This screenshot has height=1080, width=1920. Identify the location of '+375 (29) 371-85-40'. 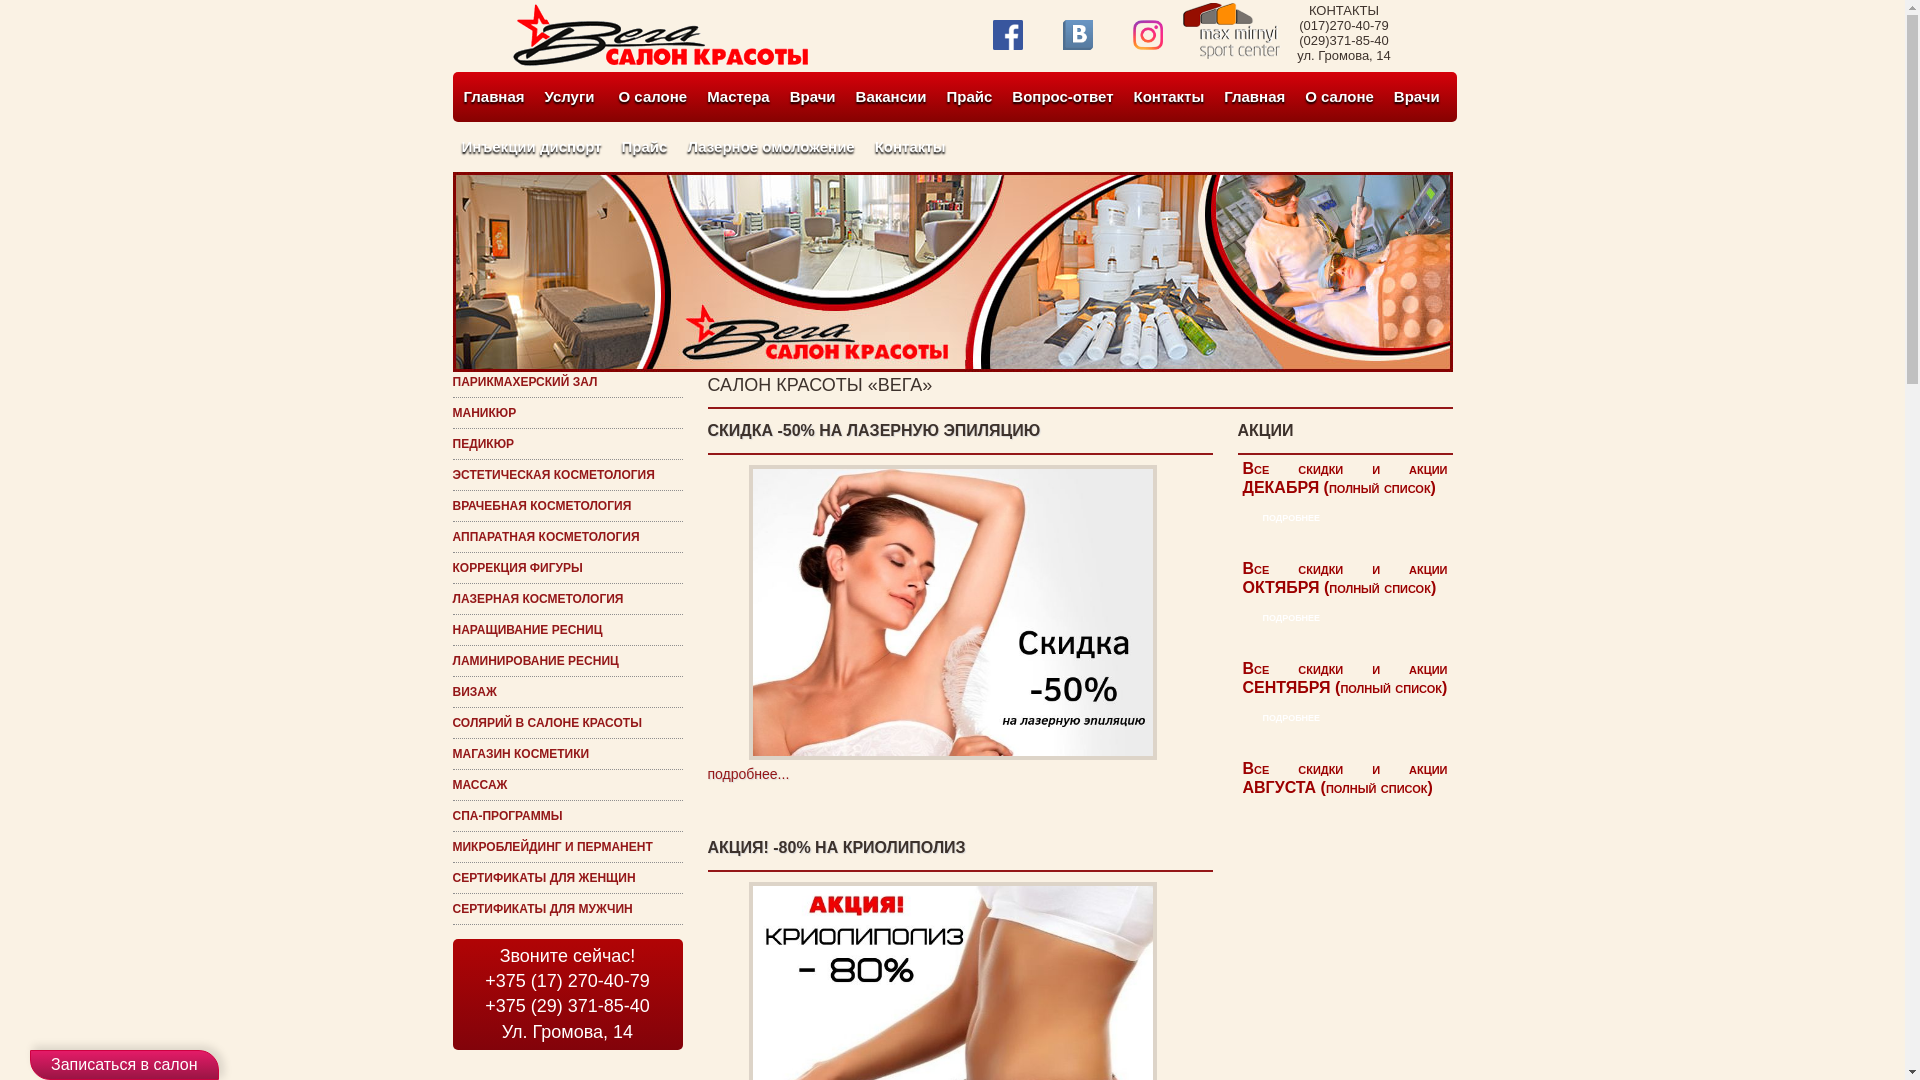
(566, 1006).